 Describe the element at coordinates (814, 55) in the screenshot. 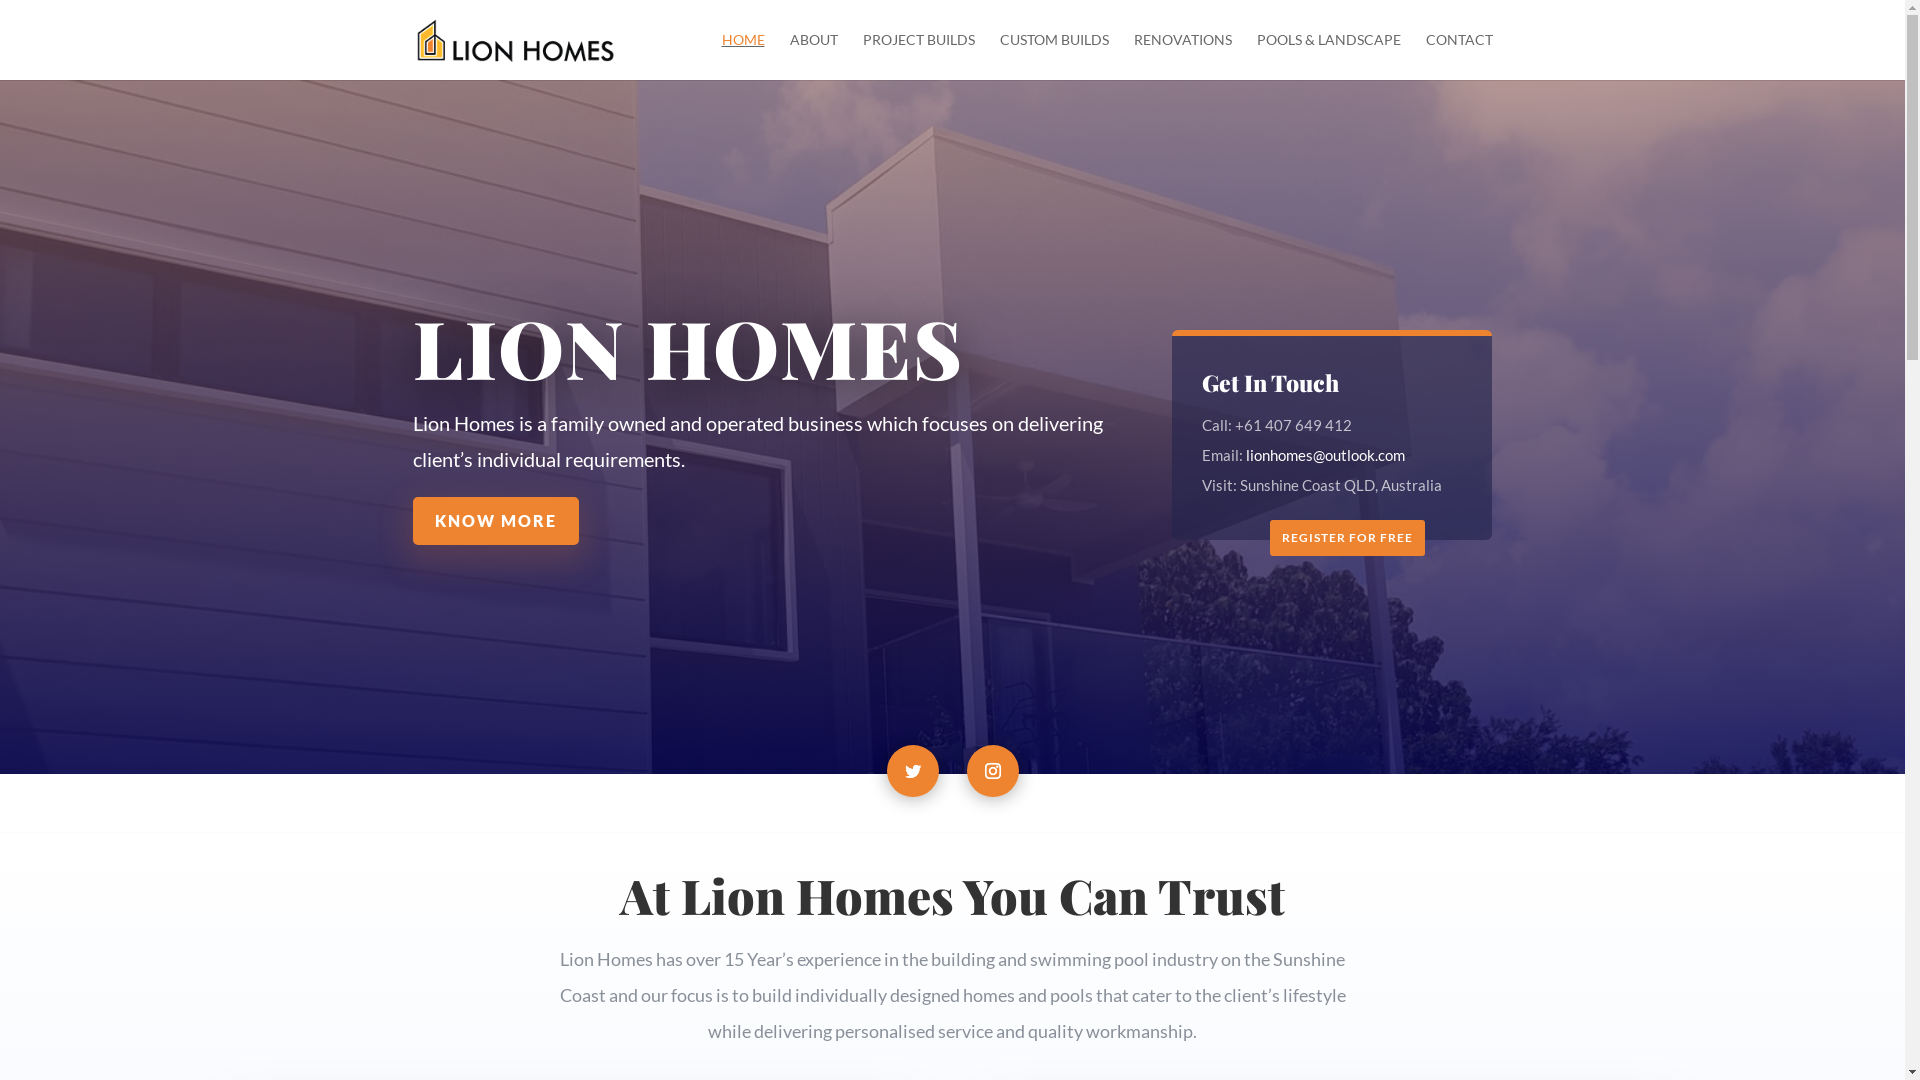

I see `'ABOUT'` at that location.